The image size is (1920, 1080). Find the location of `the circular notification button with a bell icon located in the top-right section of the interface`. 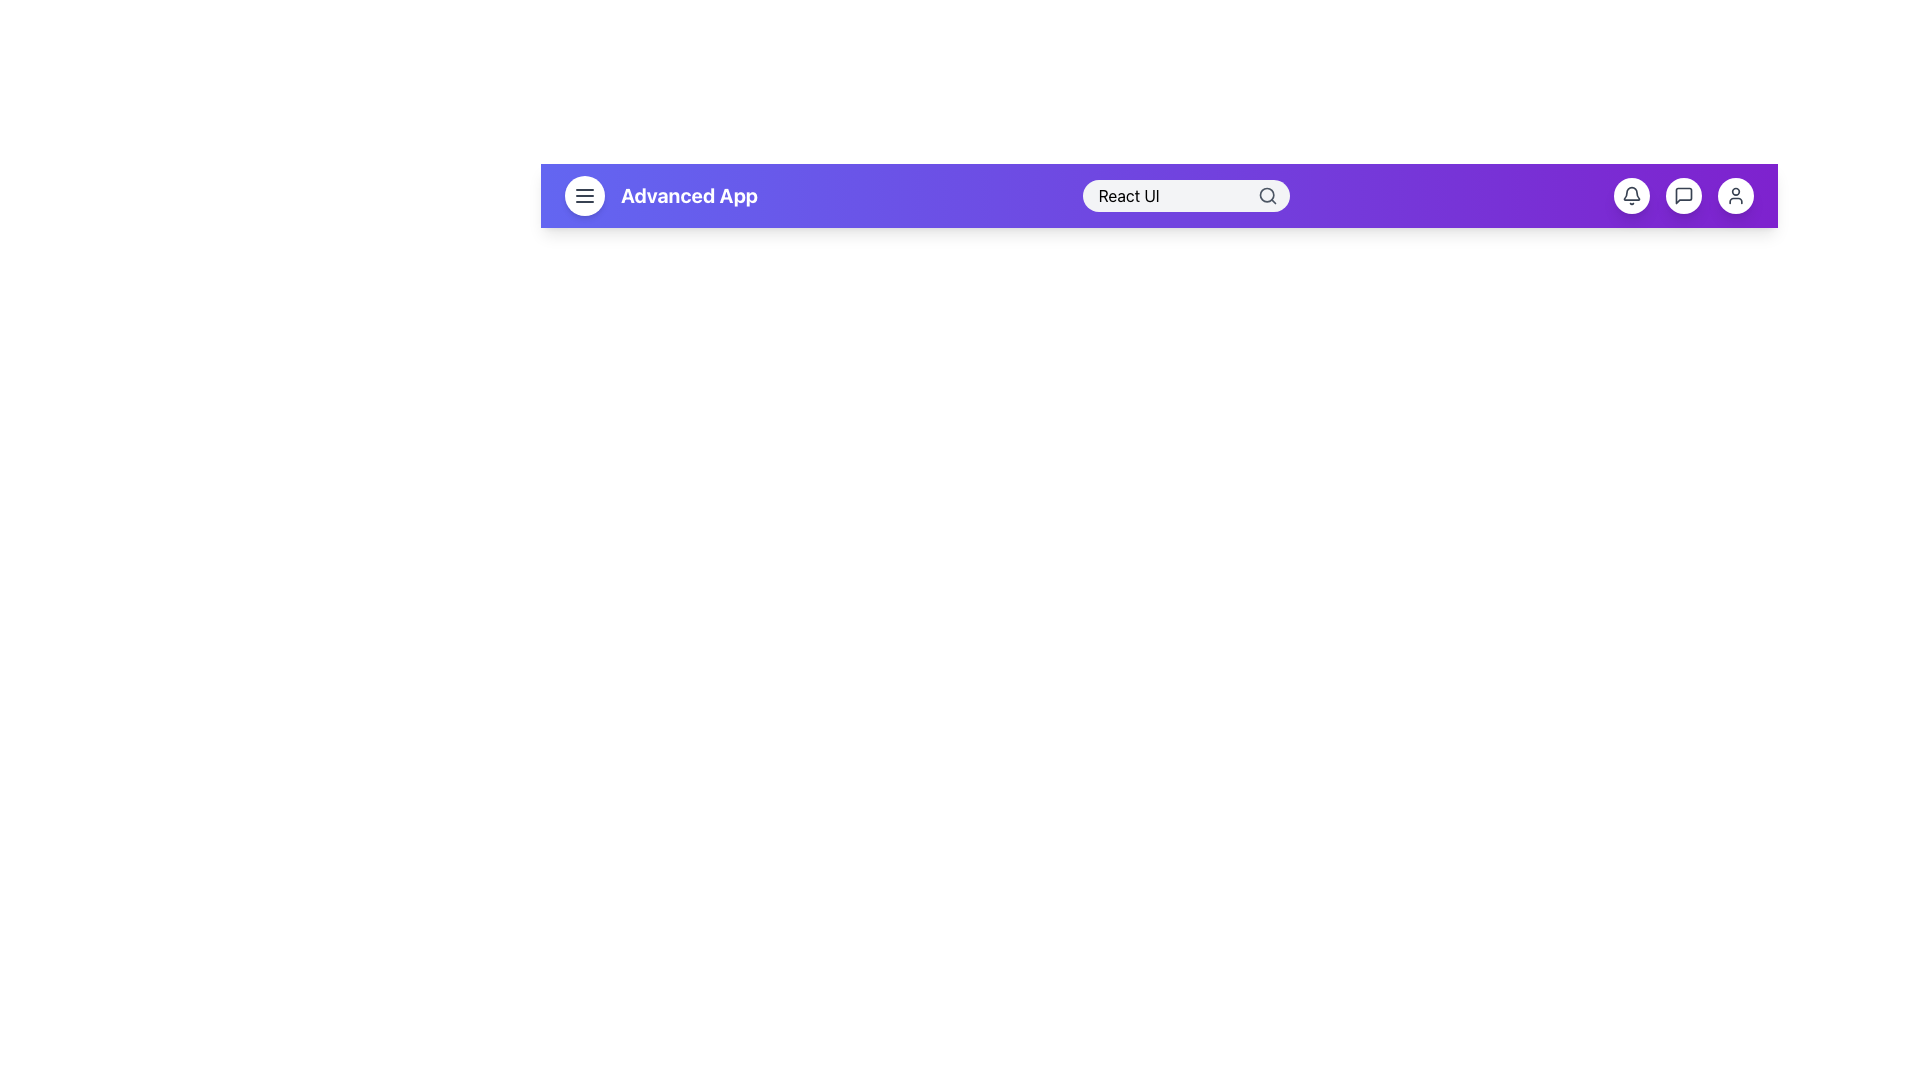

the circular notification button with a bell icon located in the top-right section of the interface is located at coordinates (1632, 196).